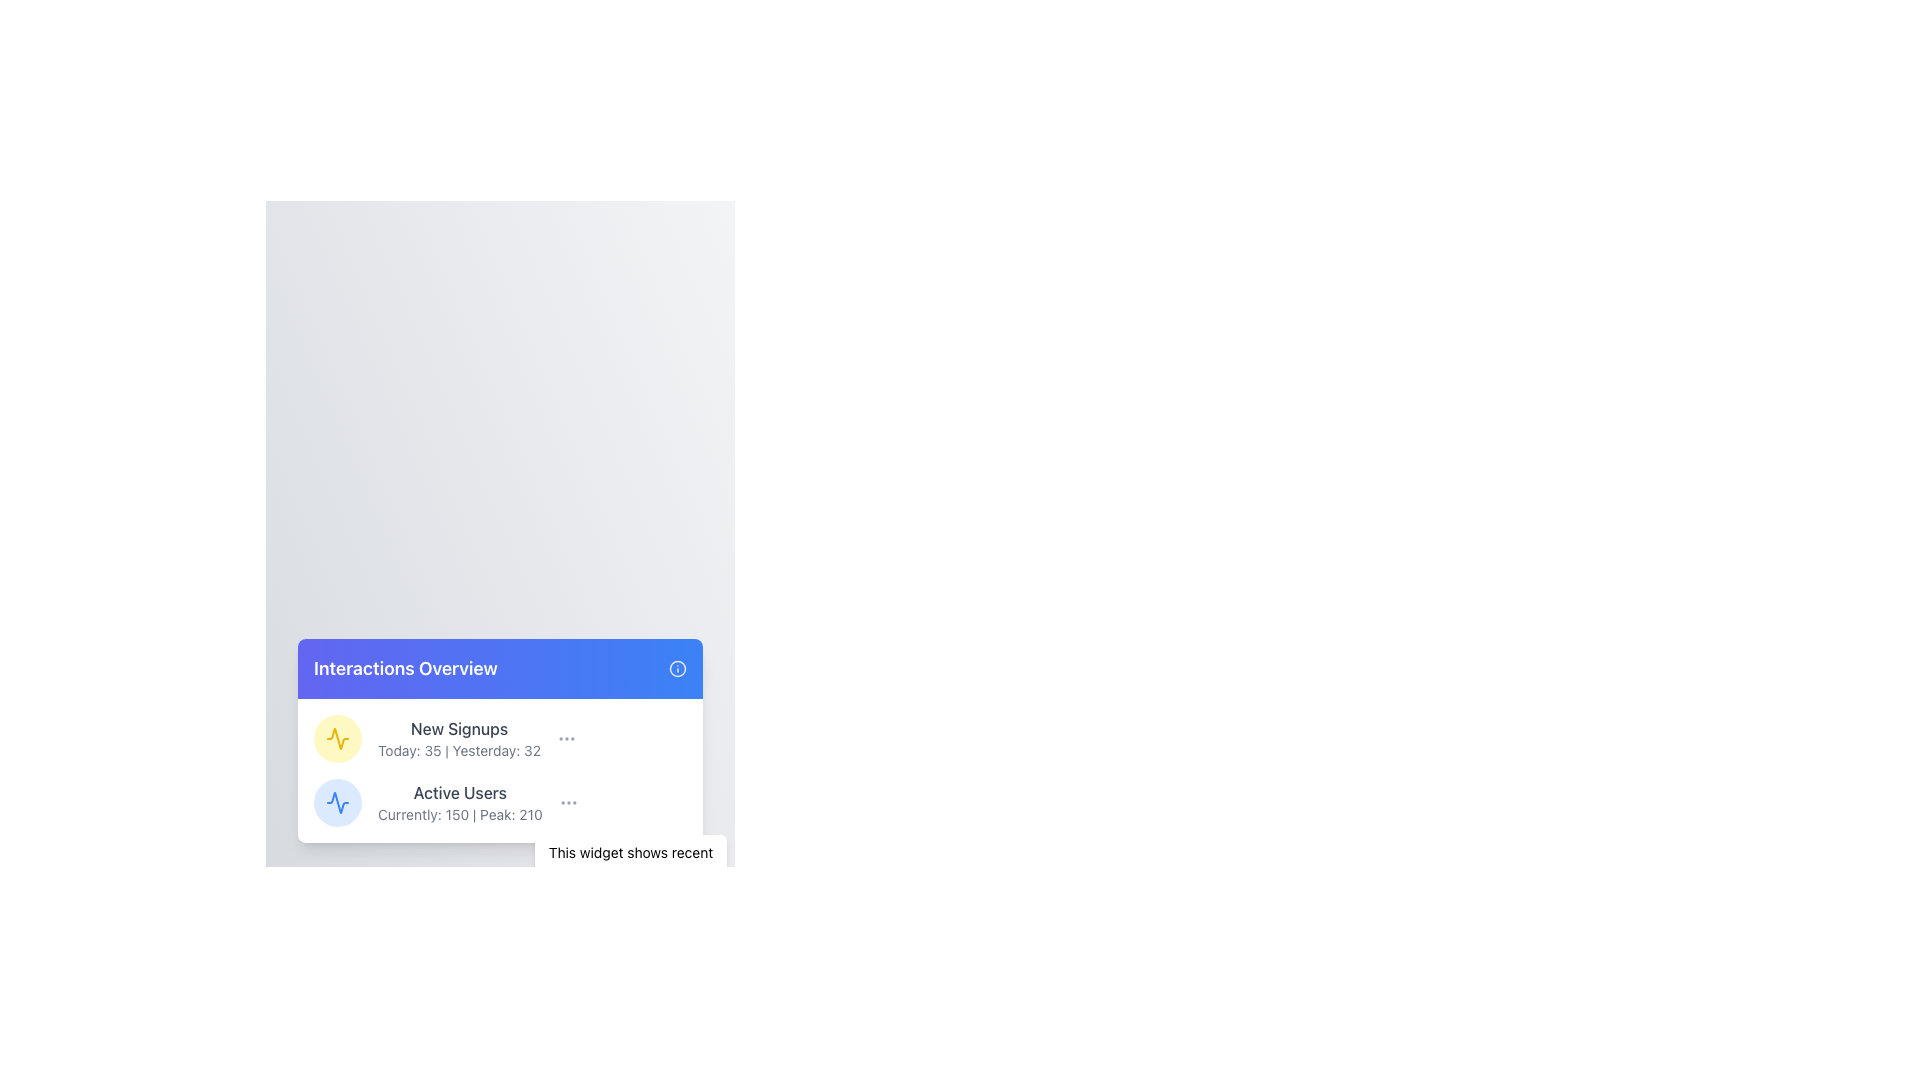  Describe the element at coordinates (459, 801) in the screenshot. I see `the 'Active Users' Information Display Block, which shows the current and peak user counts on the dashboard under the 'Interactions Overview' section` at that location.